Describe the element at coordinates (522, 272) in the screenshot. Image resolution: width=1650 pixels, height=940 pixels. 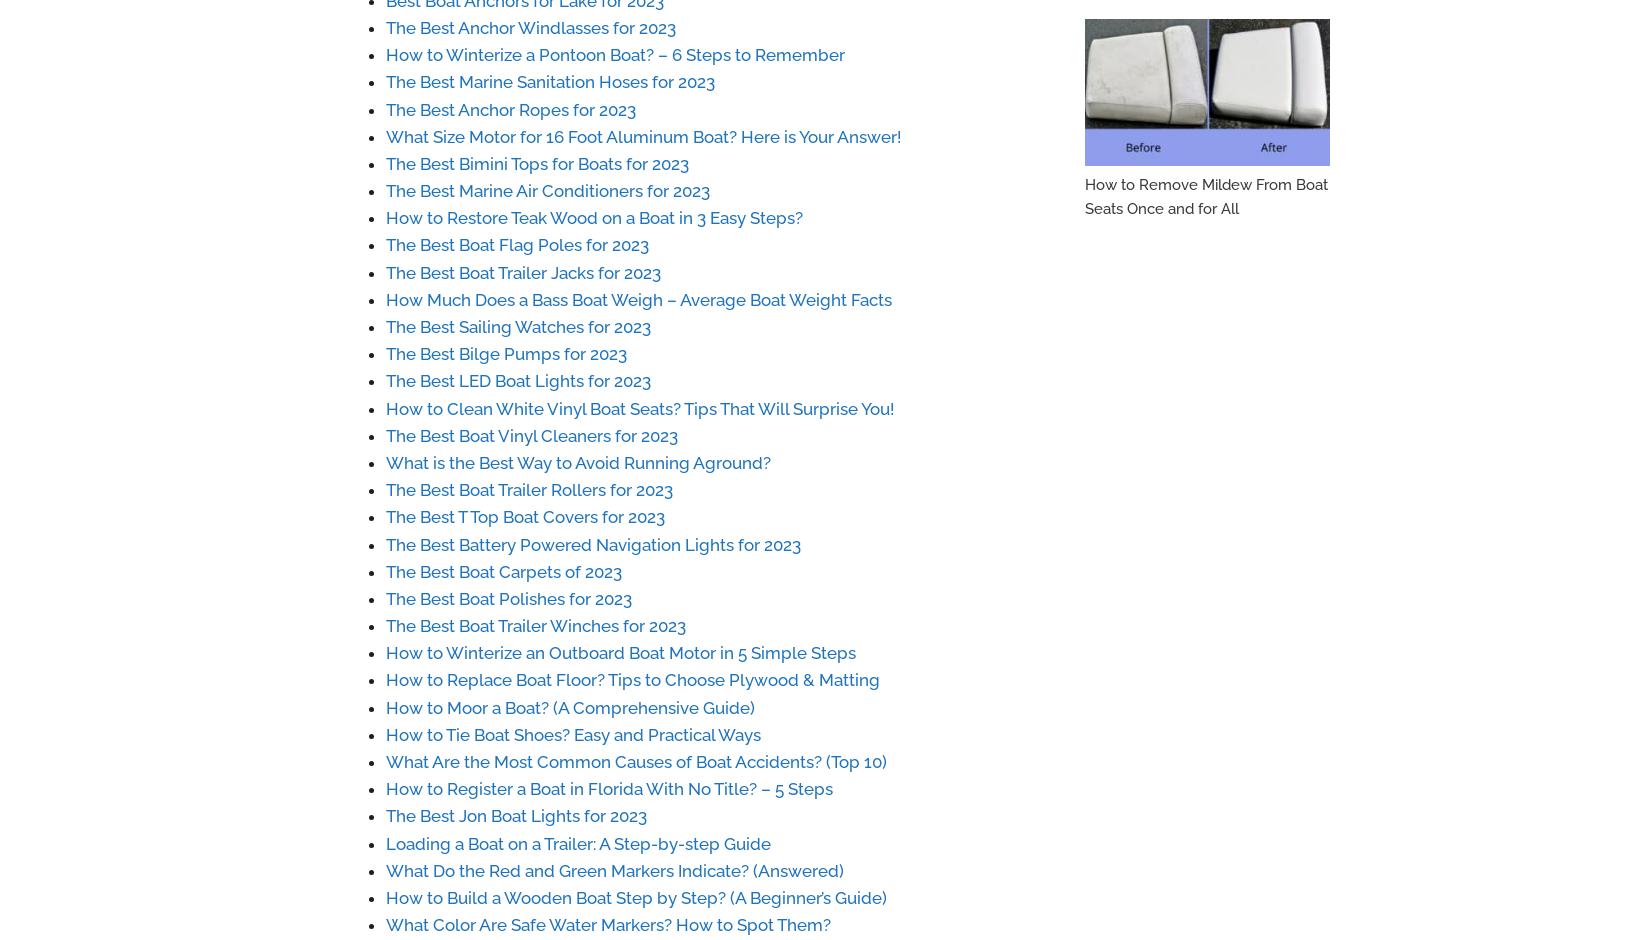
I see `'The Best Boat Trailer Jacks for 2023'` at that location.